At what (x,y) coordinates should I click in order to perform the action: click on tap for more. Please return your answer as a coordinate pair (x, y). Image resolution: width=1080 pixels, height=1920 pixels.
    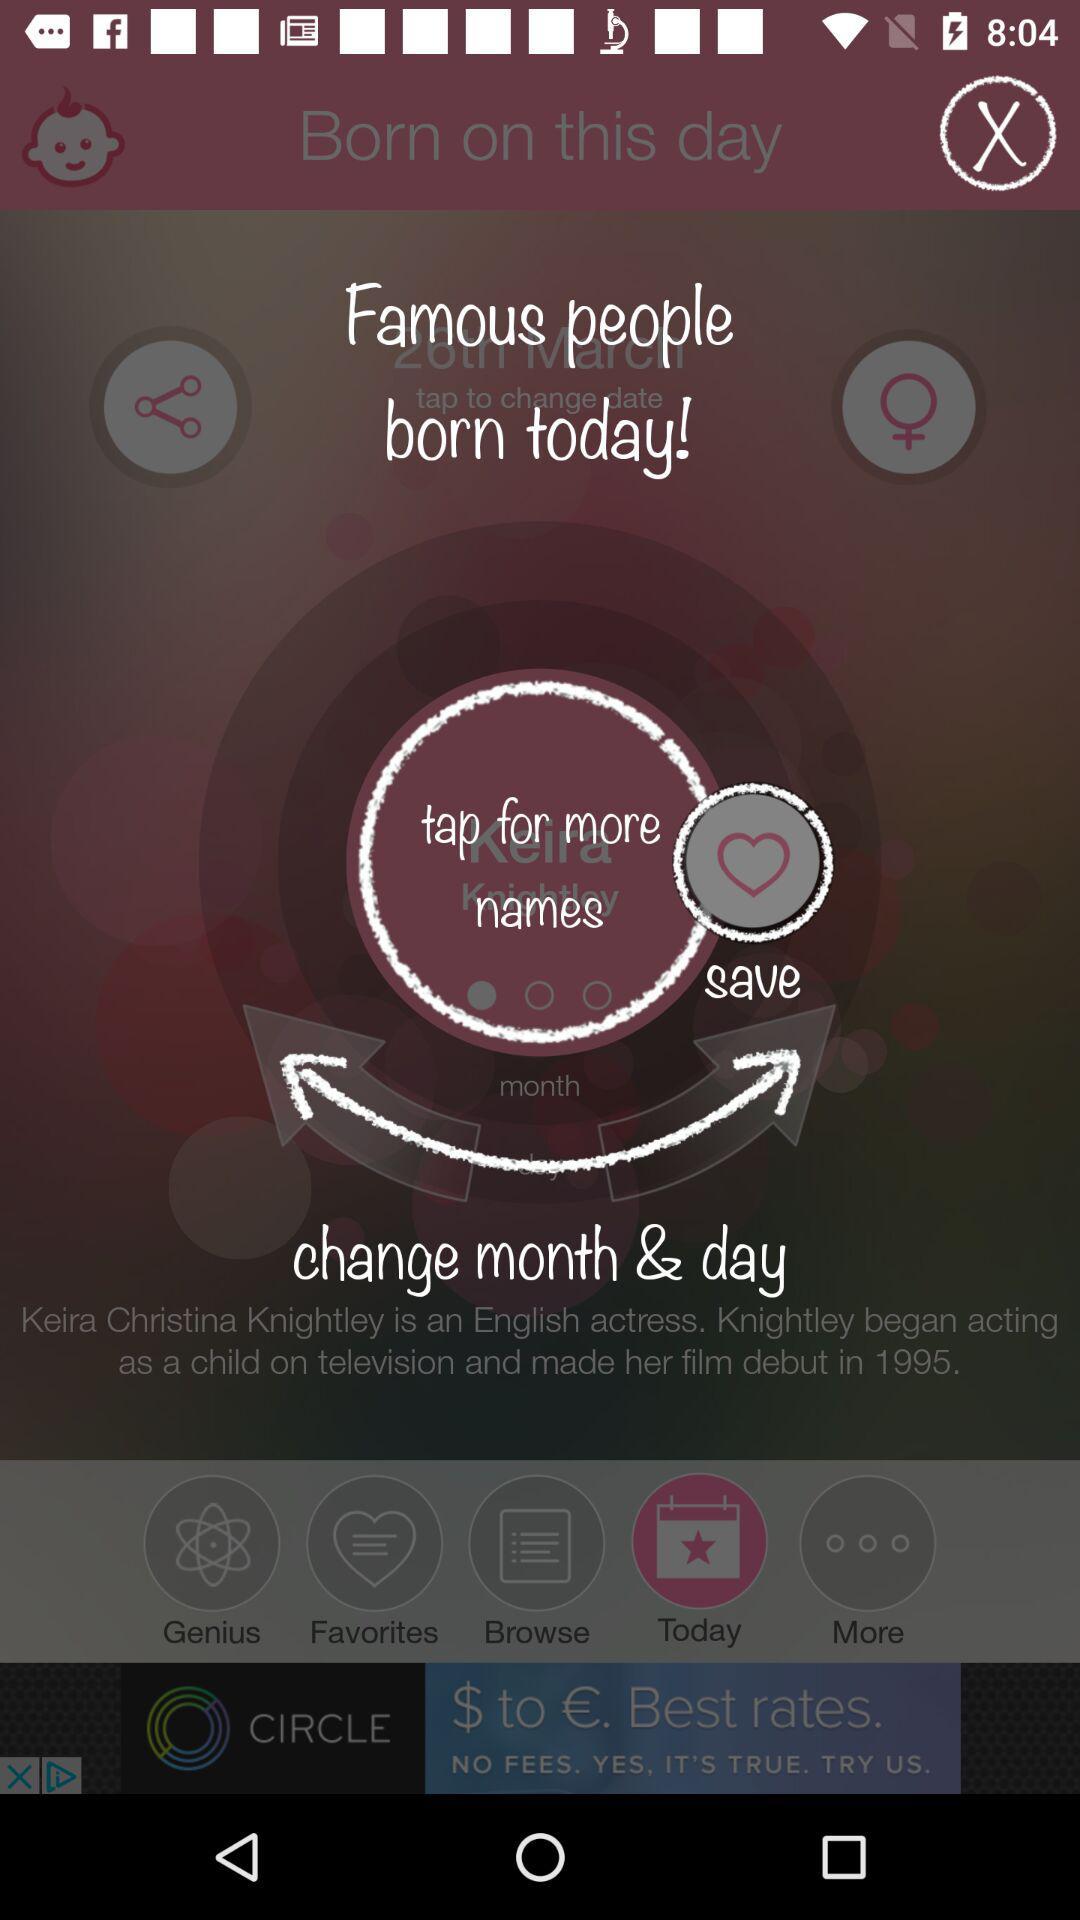
    Looking at the image, I should click on (540, 862).